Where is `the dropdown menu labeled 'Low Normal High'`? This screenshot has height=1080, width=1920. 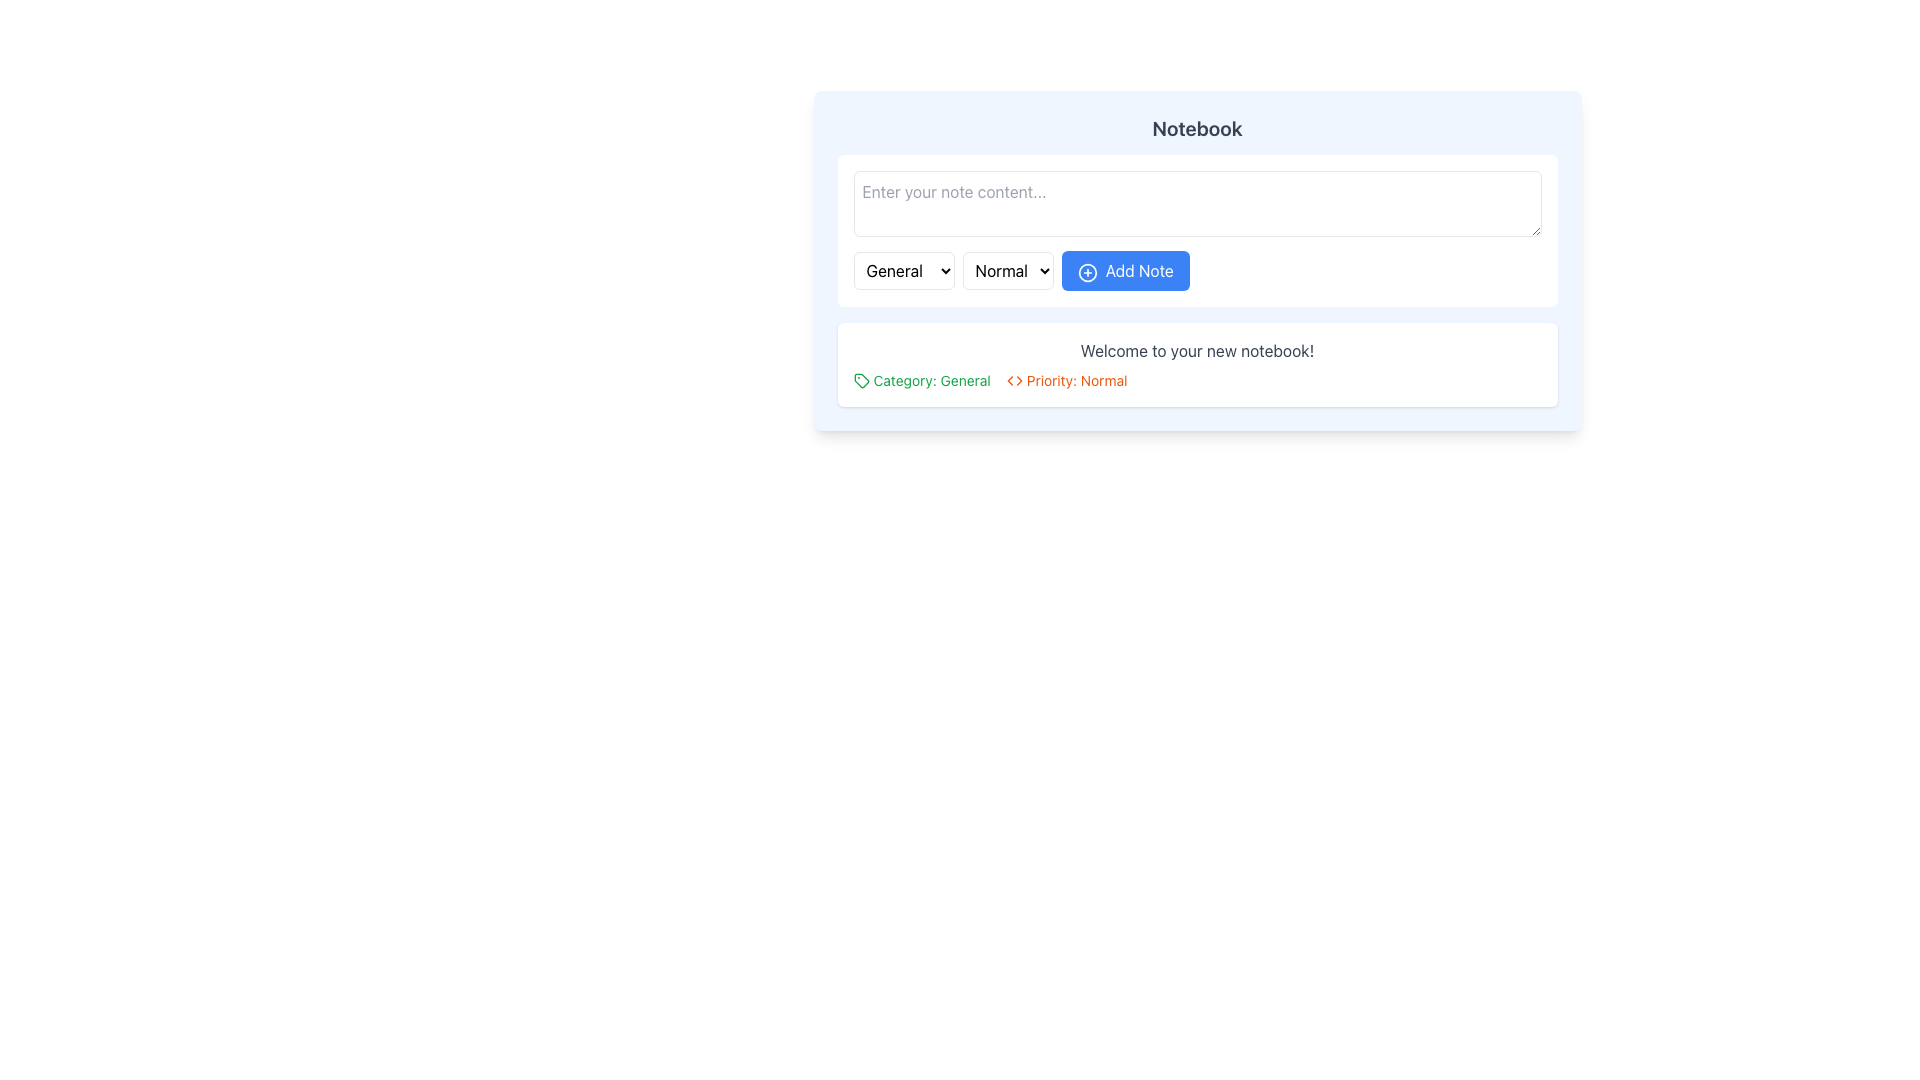
the dropdown menu labeled 'Low Normal High' is located at coordinates (1008, 270).